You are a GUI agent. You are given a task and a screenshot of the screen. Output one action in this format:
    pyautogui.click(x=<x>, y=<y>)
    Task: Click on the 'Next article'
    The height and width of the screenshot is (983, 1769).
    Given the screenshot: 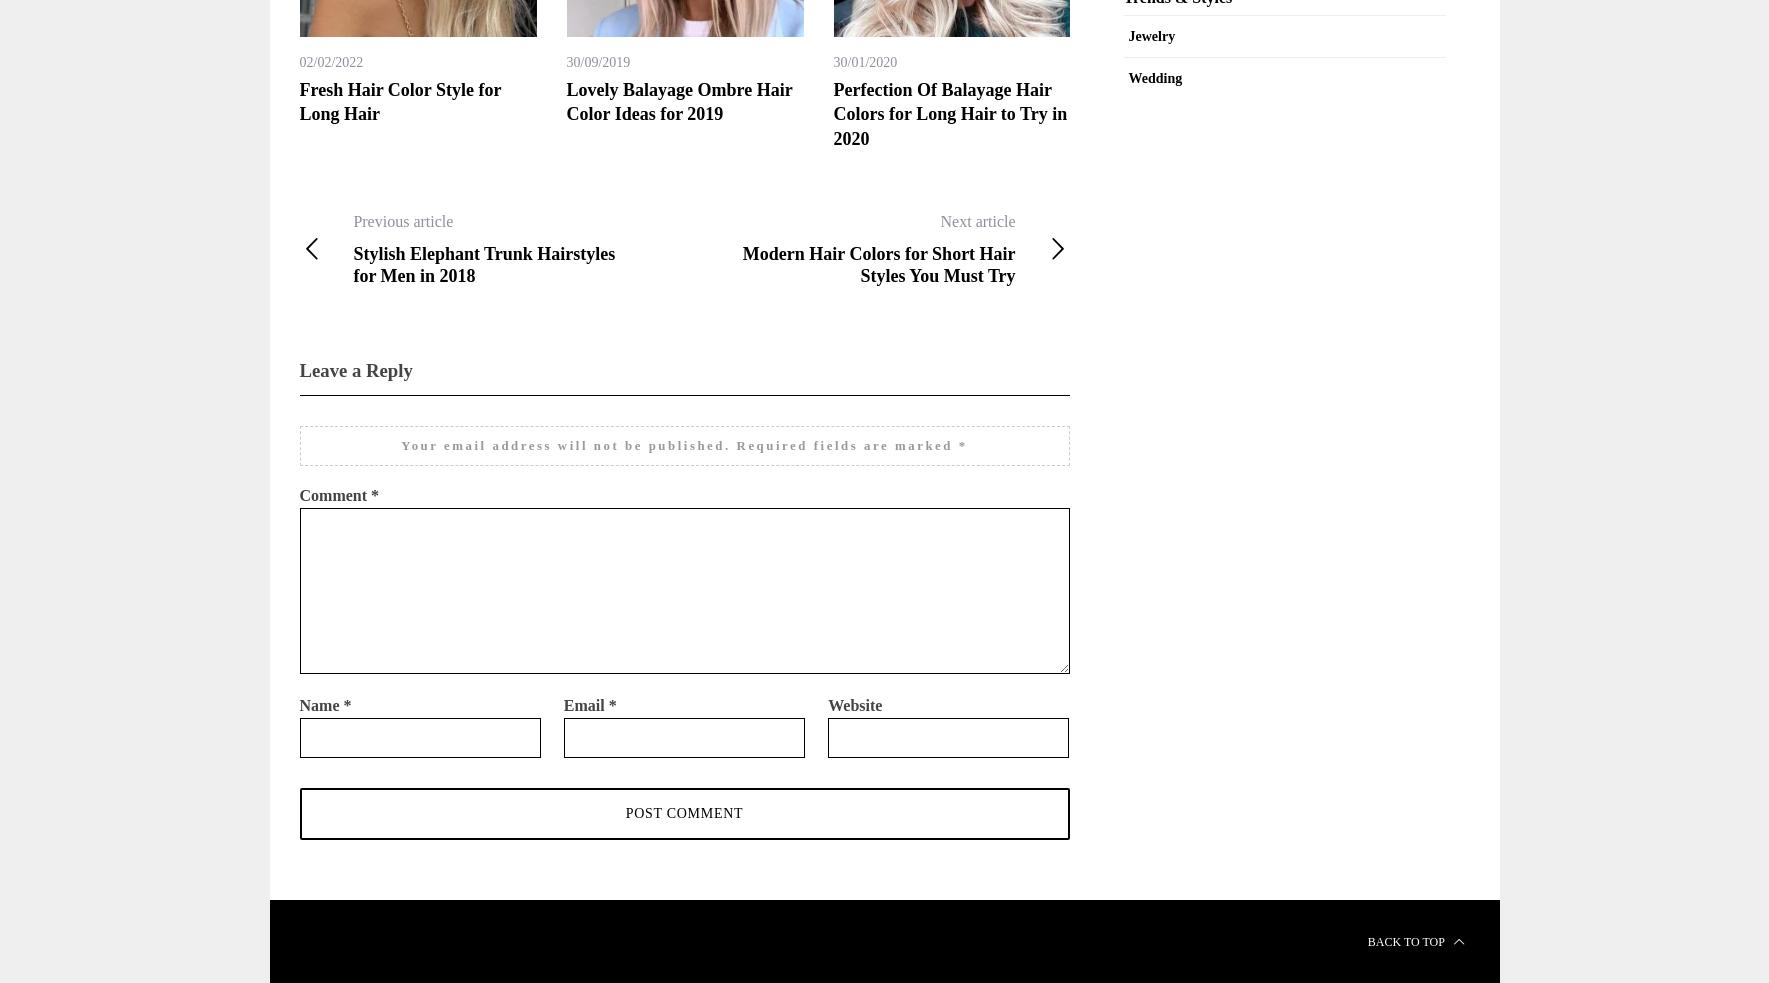 What is the action you would take?
    pyautogui.click(x=977, y=220)
    